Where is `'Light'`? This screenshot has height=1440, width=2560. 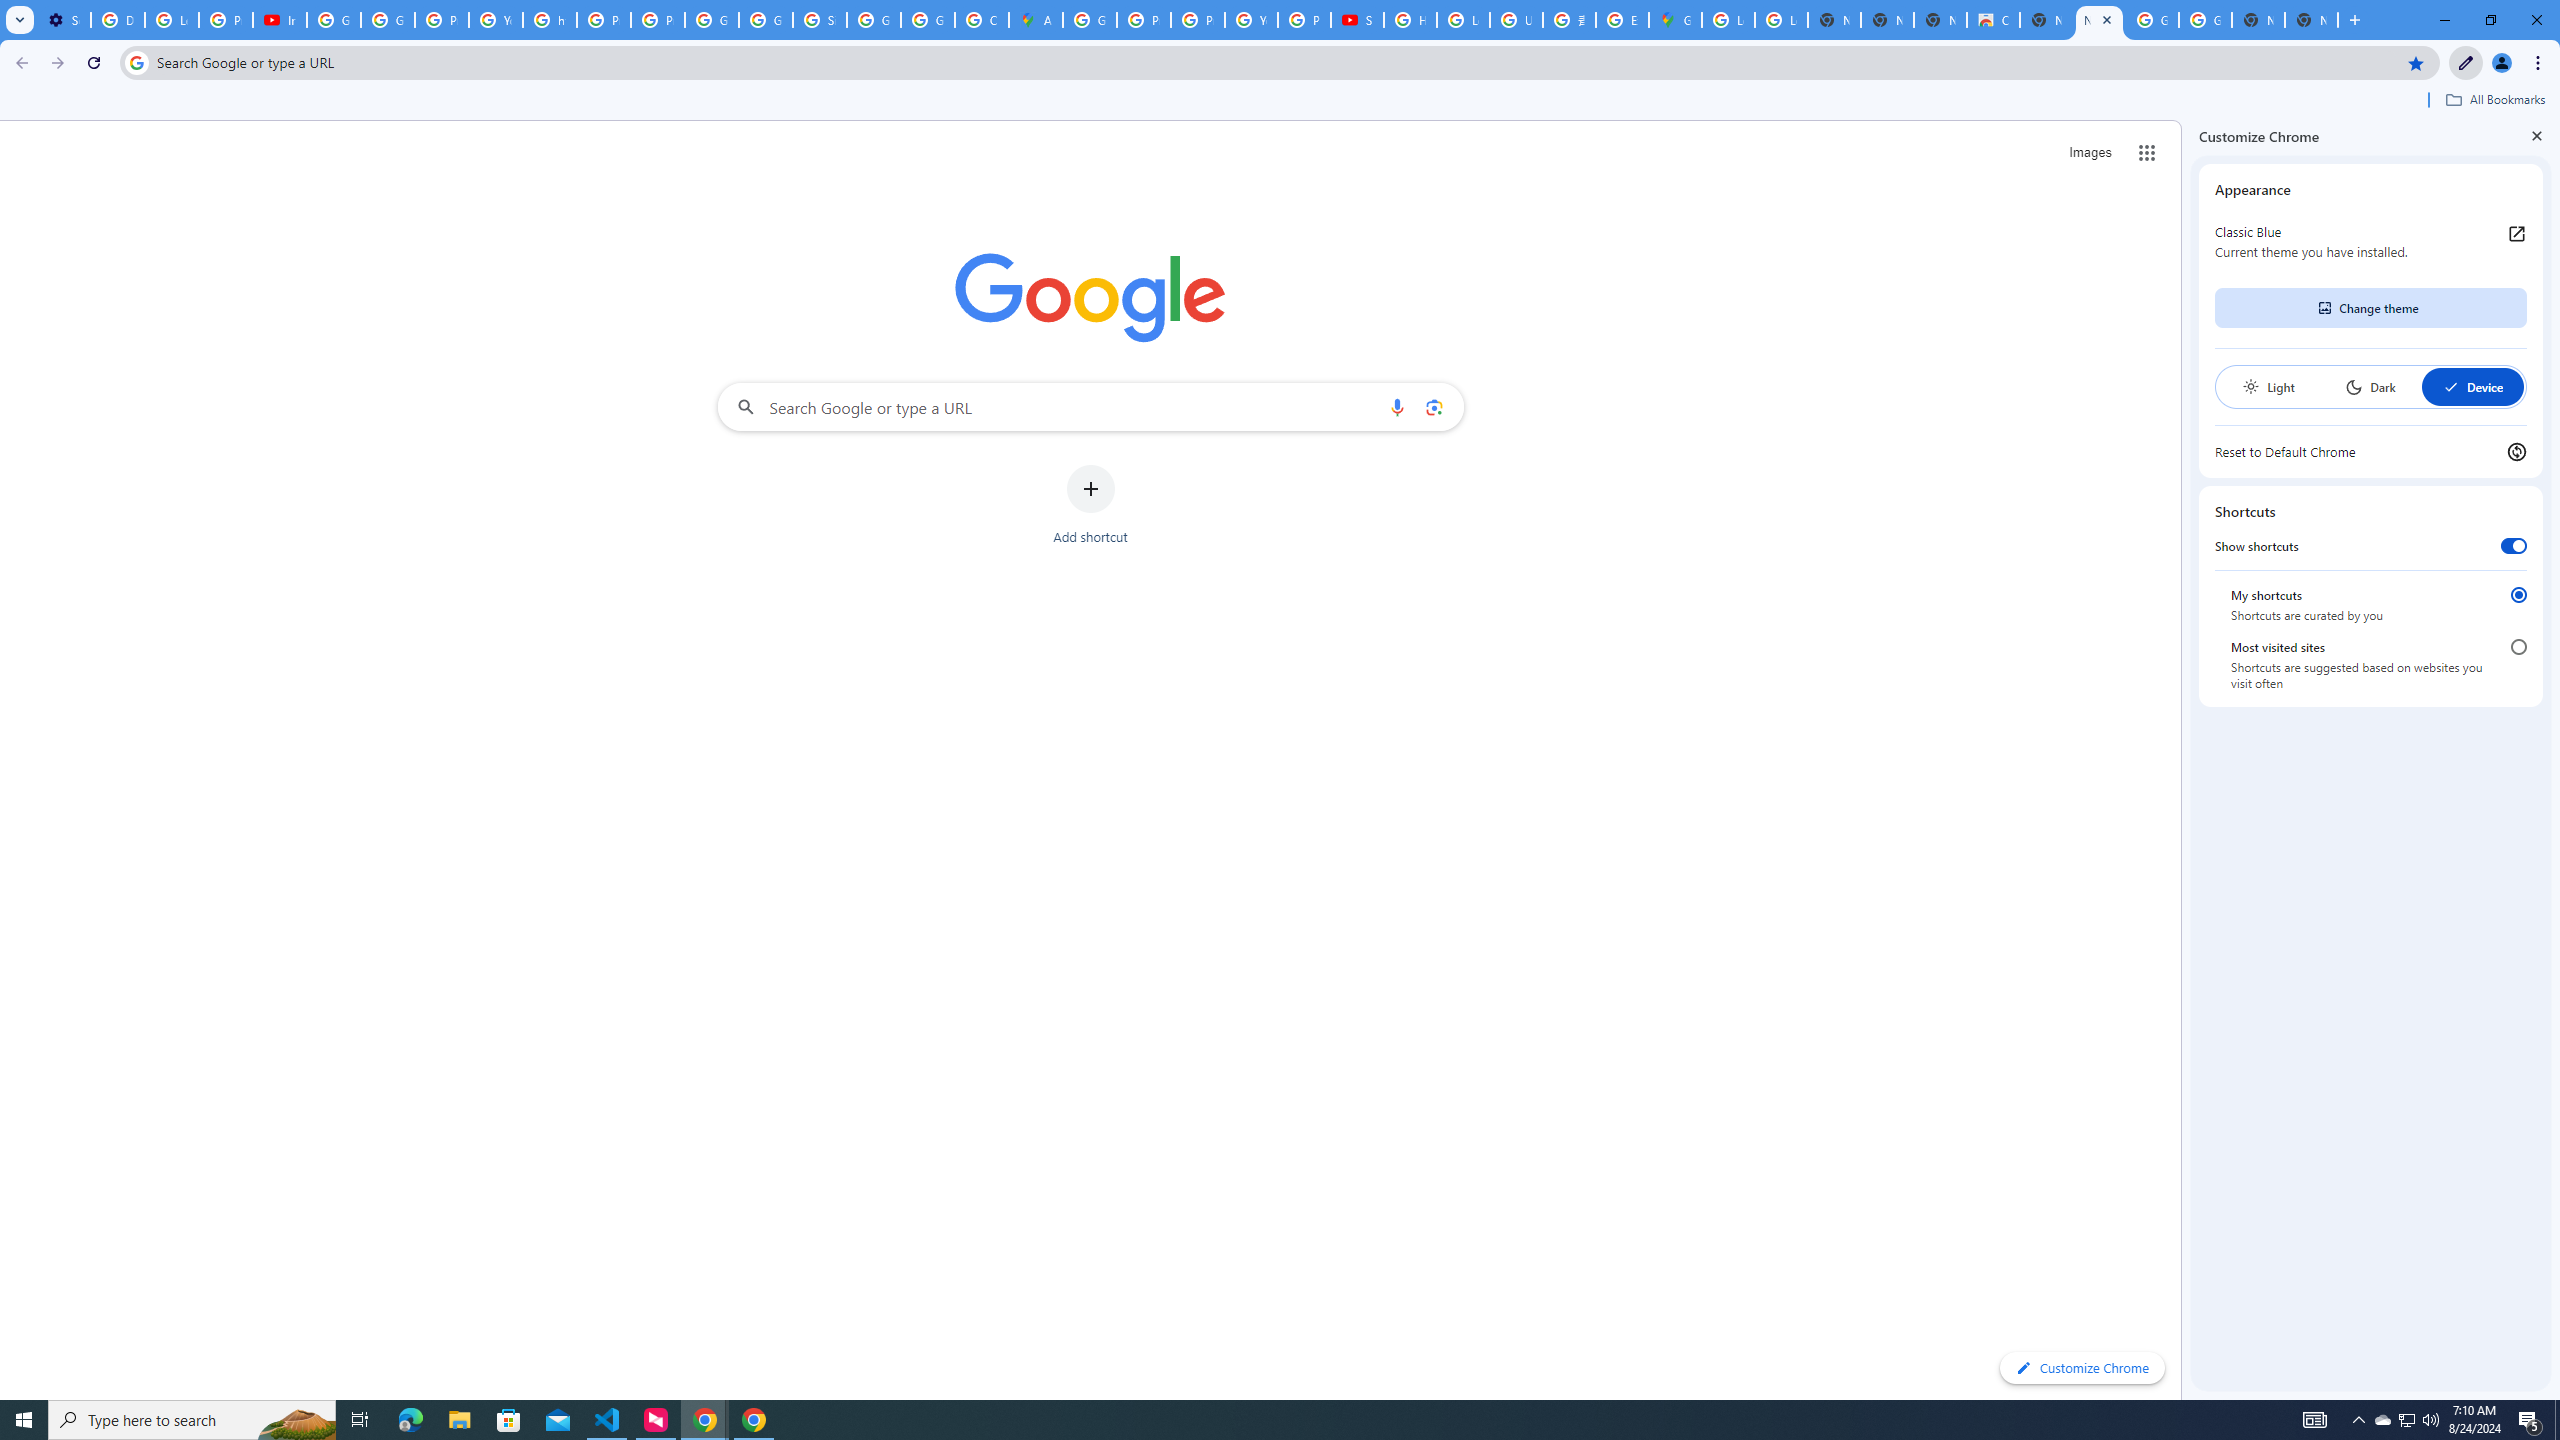 'Light' is located at coordinates (2267, 386).